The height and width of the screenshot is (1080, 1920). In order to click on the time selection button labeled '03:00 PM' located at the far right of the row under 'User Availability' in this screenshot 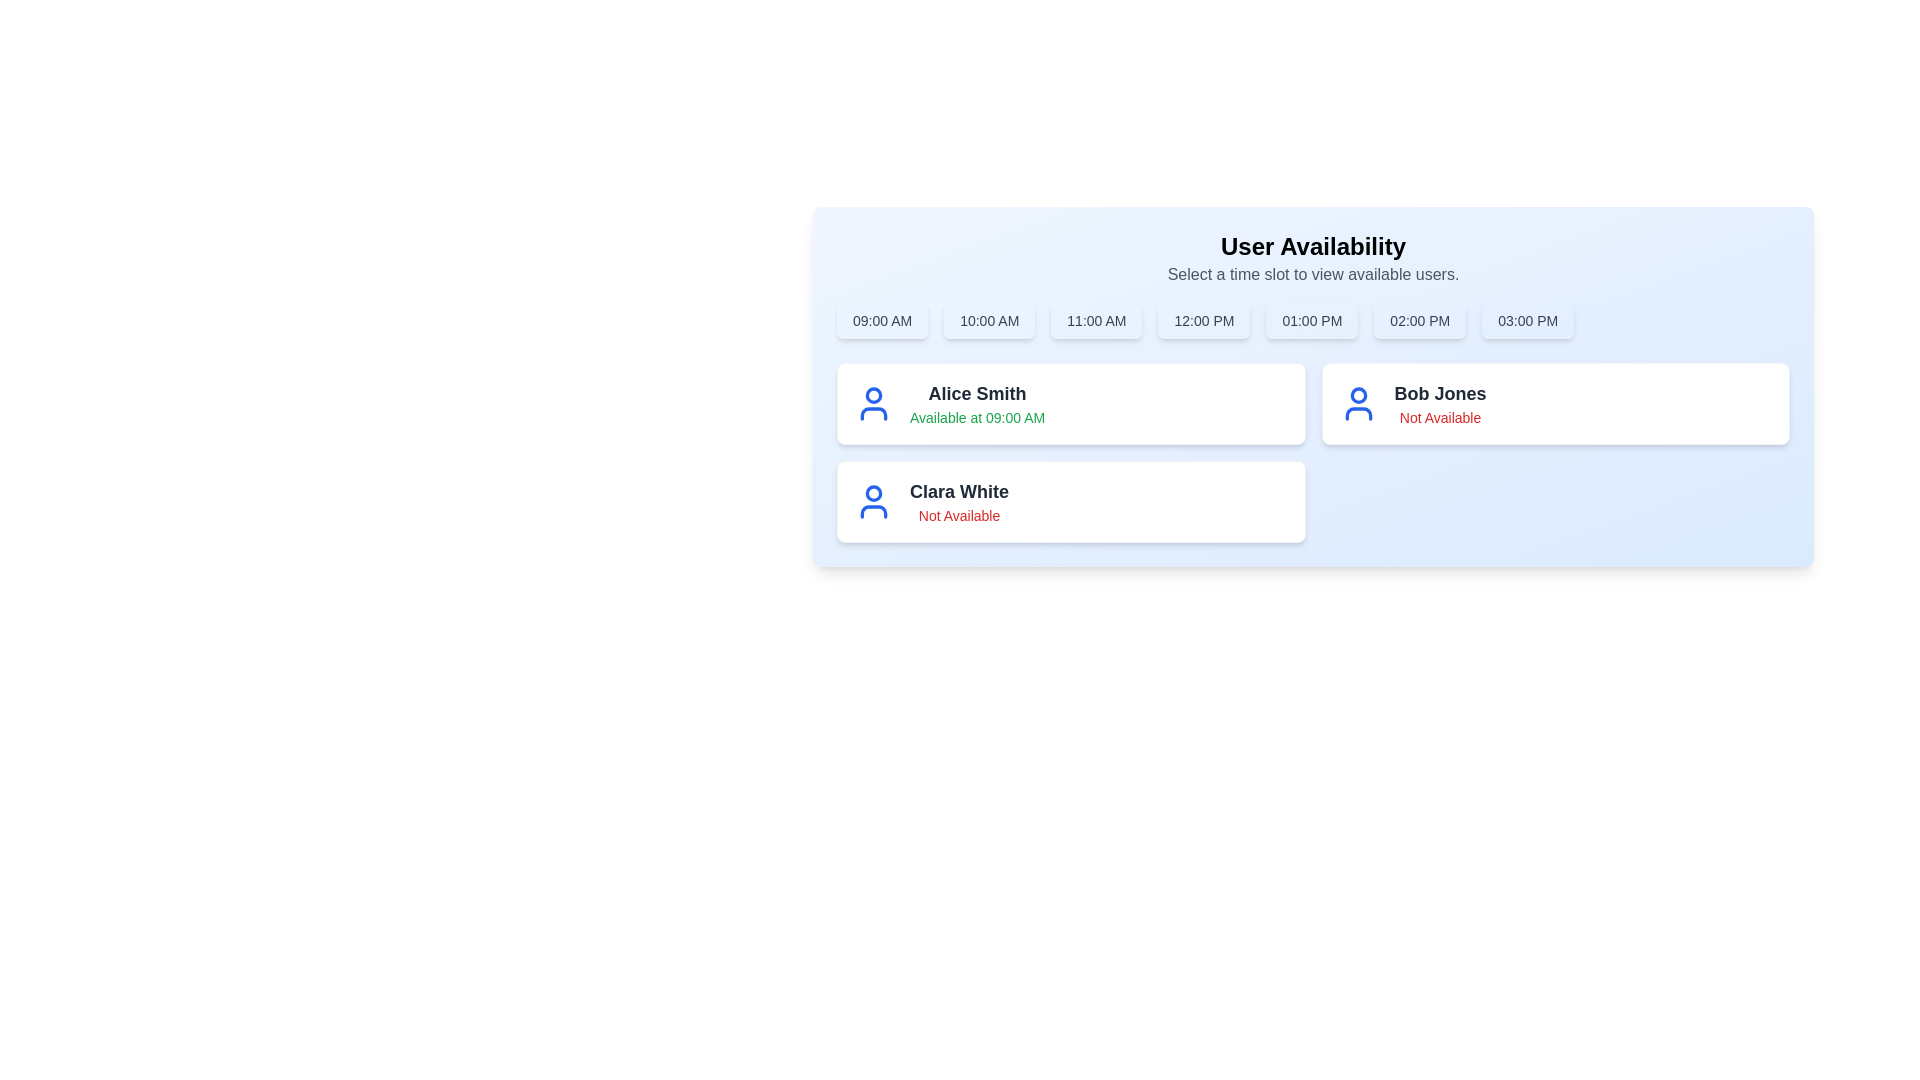, I will do `click(1526, 319)`.